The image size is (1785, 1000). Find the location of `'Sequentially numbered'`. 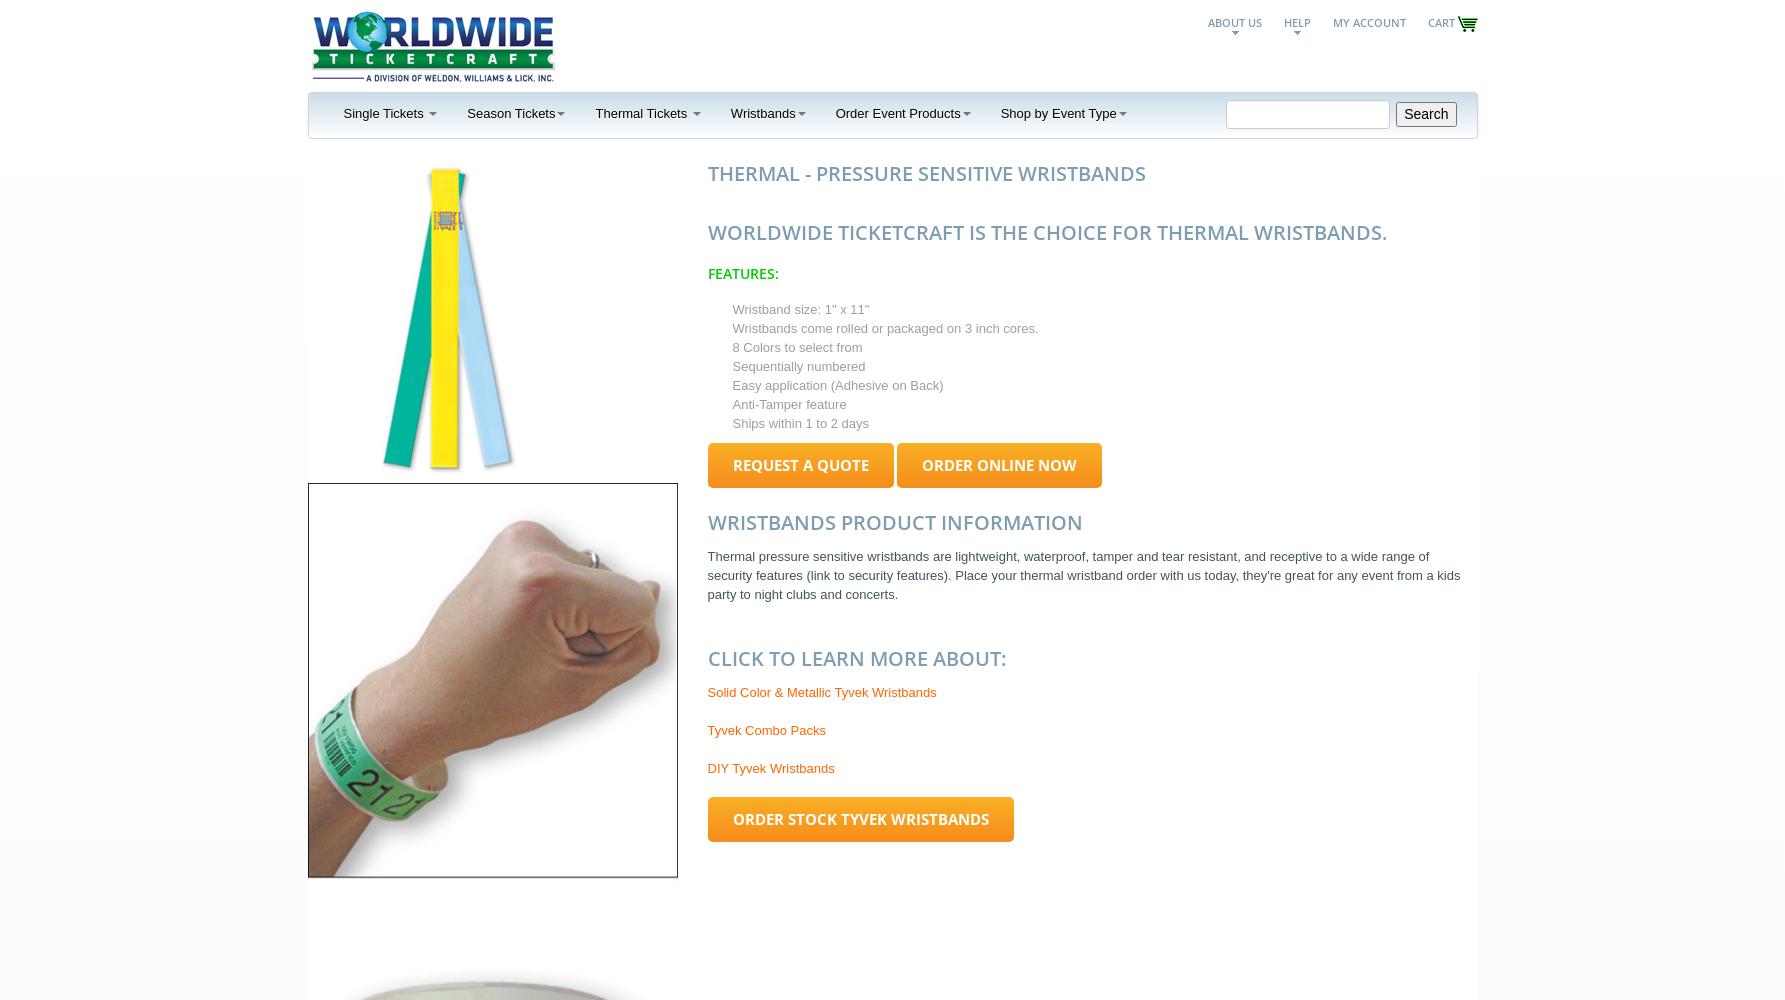

'Sequentially numbered' is located at coordinates (731, 365).